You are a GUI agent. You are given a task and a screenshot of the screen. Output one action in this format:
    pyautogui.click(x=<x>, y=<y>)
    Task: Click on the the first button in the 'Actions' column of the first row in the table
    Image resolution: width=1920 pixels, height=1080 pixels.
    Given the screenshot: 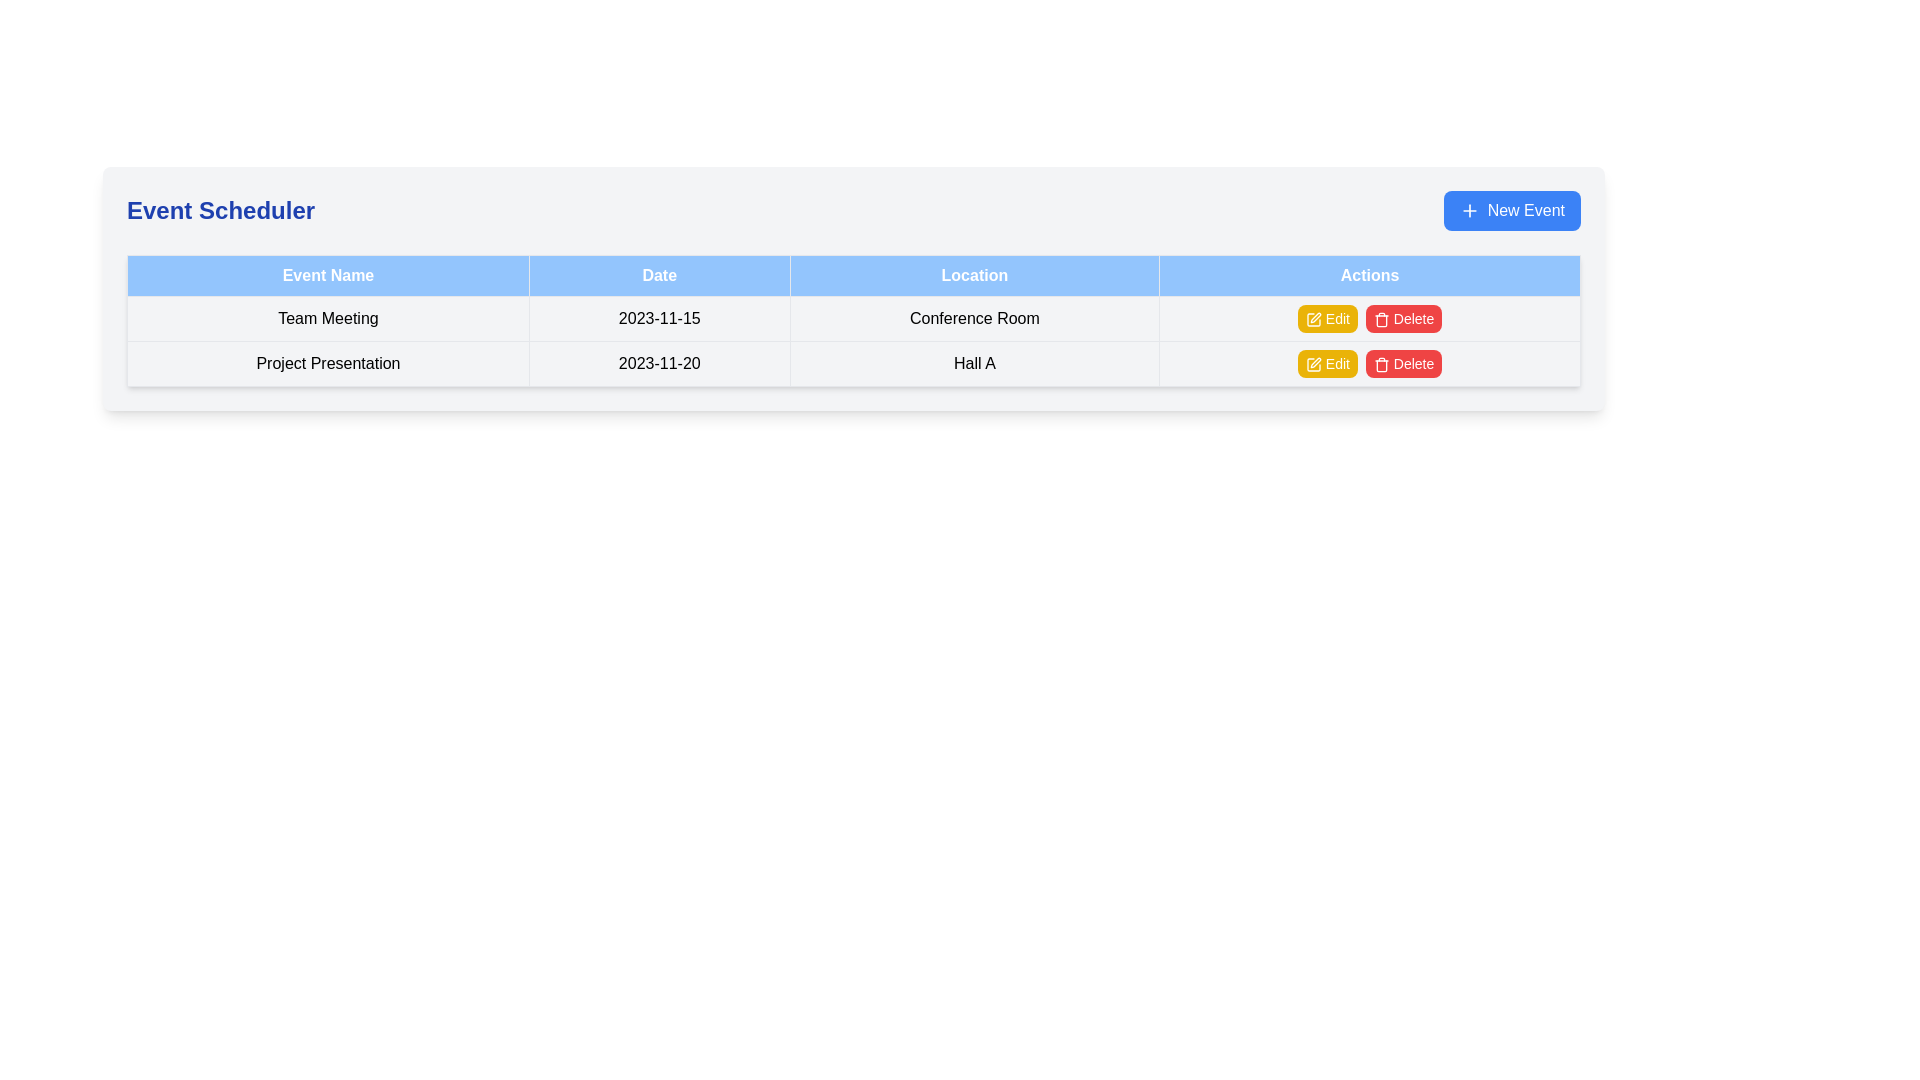 What is the action you would take?
    pyautogui.click(x=1327, y=318)
    